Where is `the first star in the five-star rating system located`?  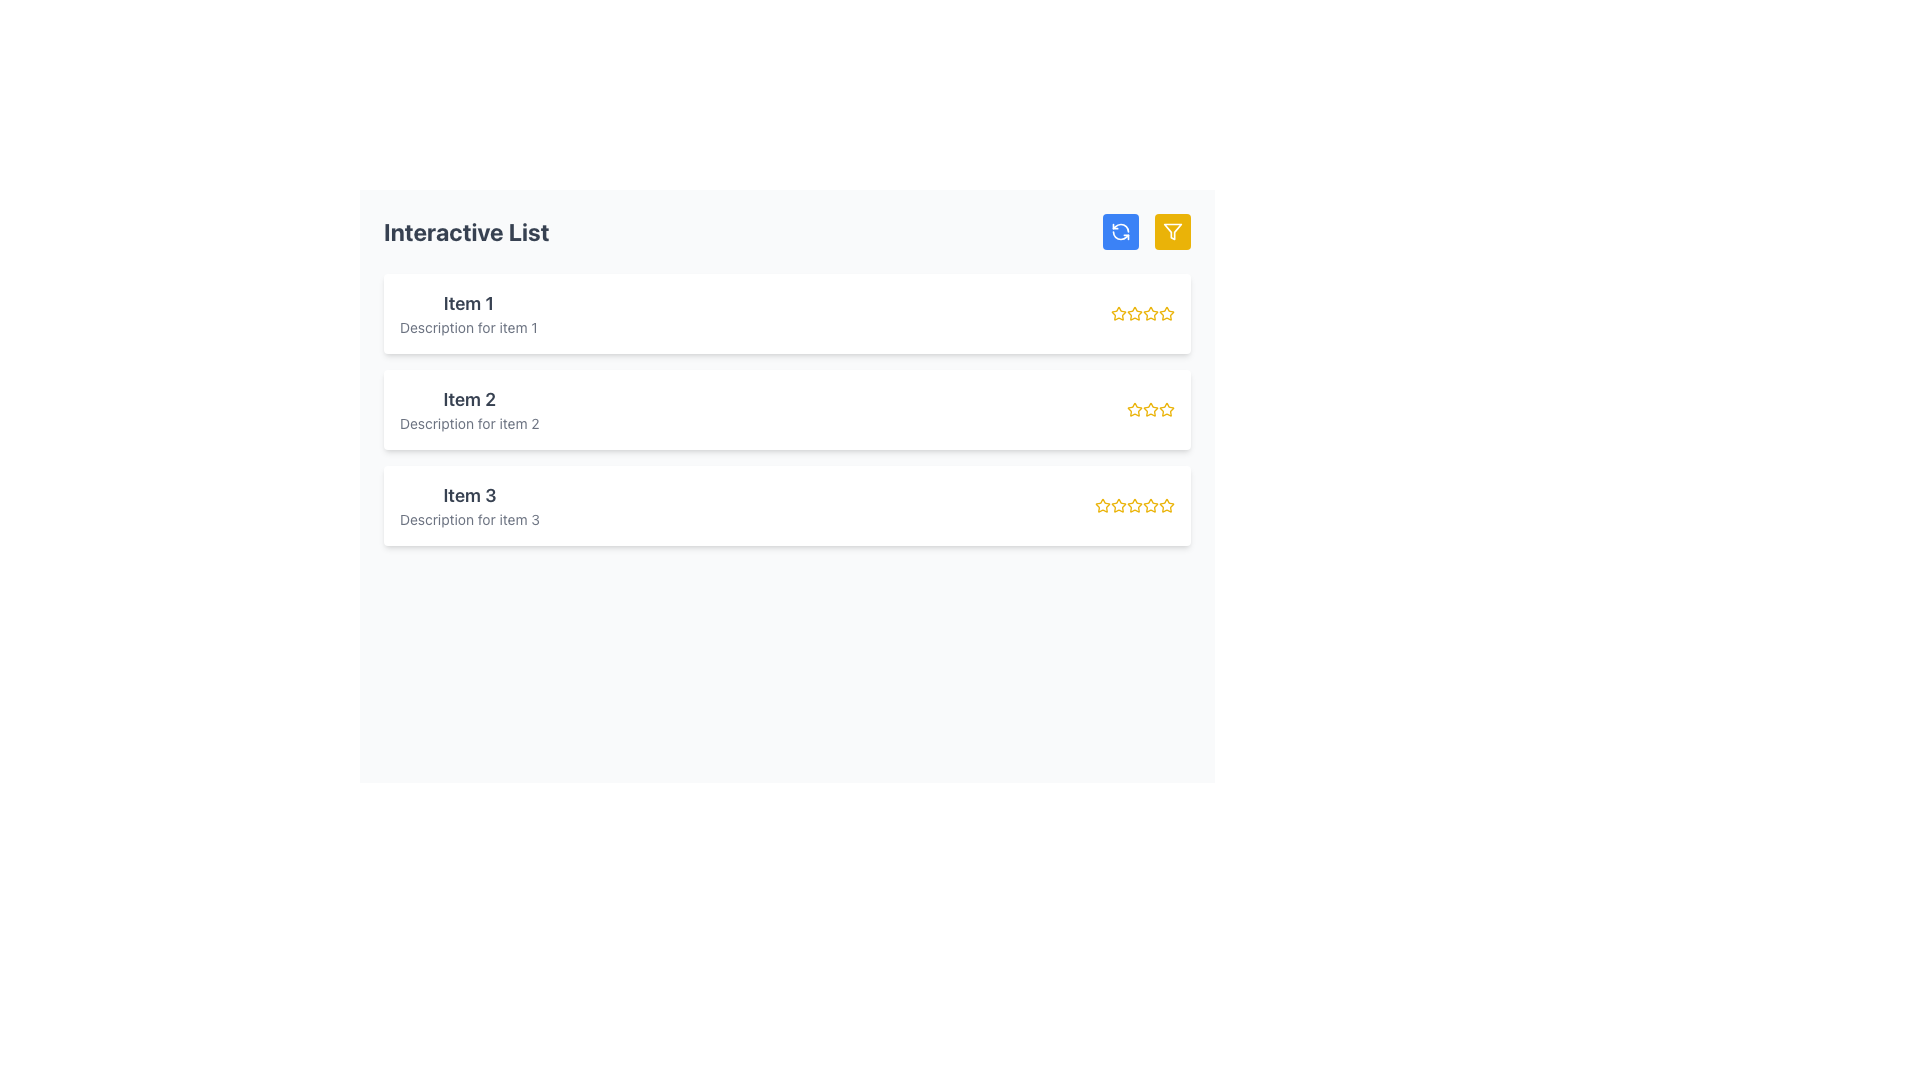
the first star in the five-star rating system located is located at coordinates (1134, 408).